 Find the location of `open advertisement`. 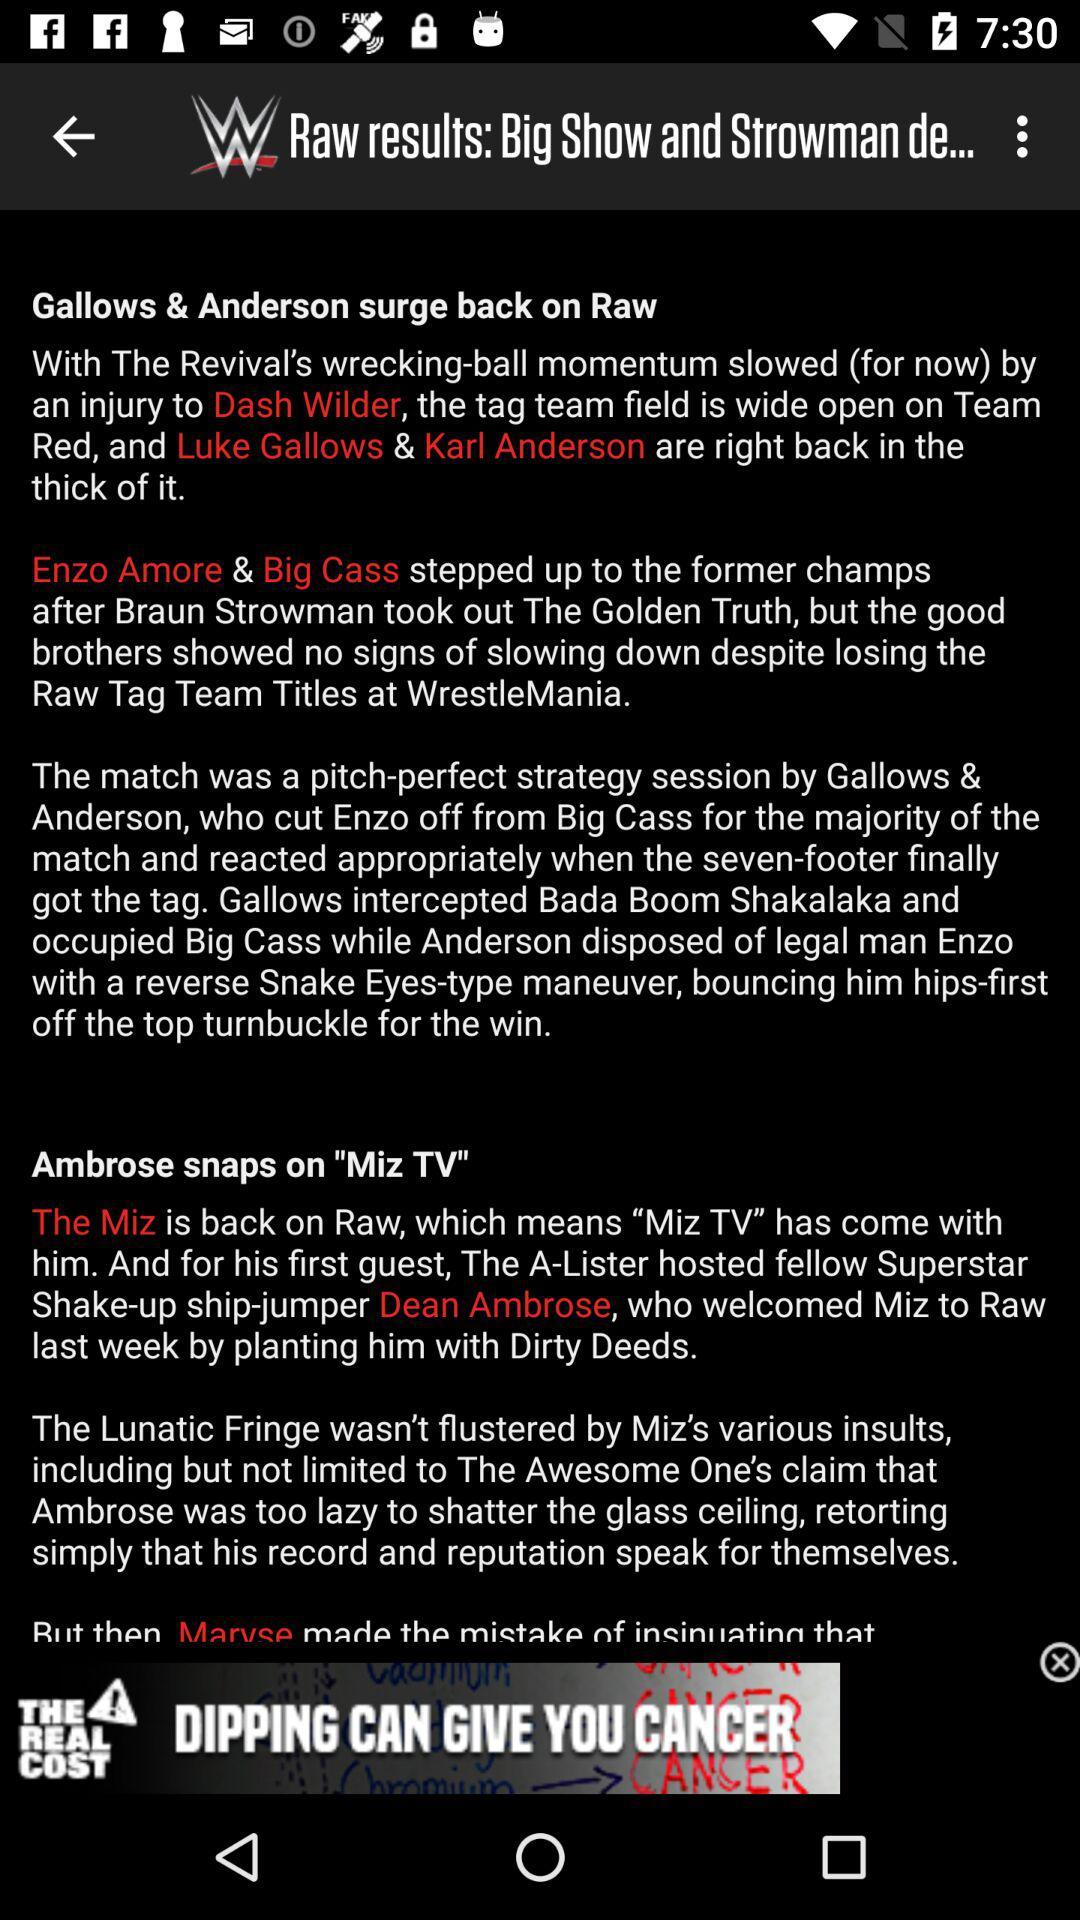

open advertisement is located at coordinates (540, 1727).